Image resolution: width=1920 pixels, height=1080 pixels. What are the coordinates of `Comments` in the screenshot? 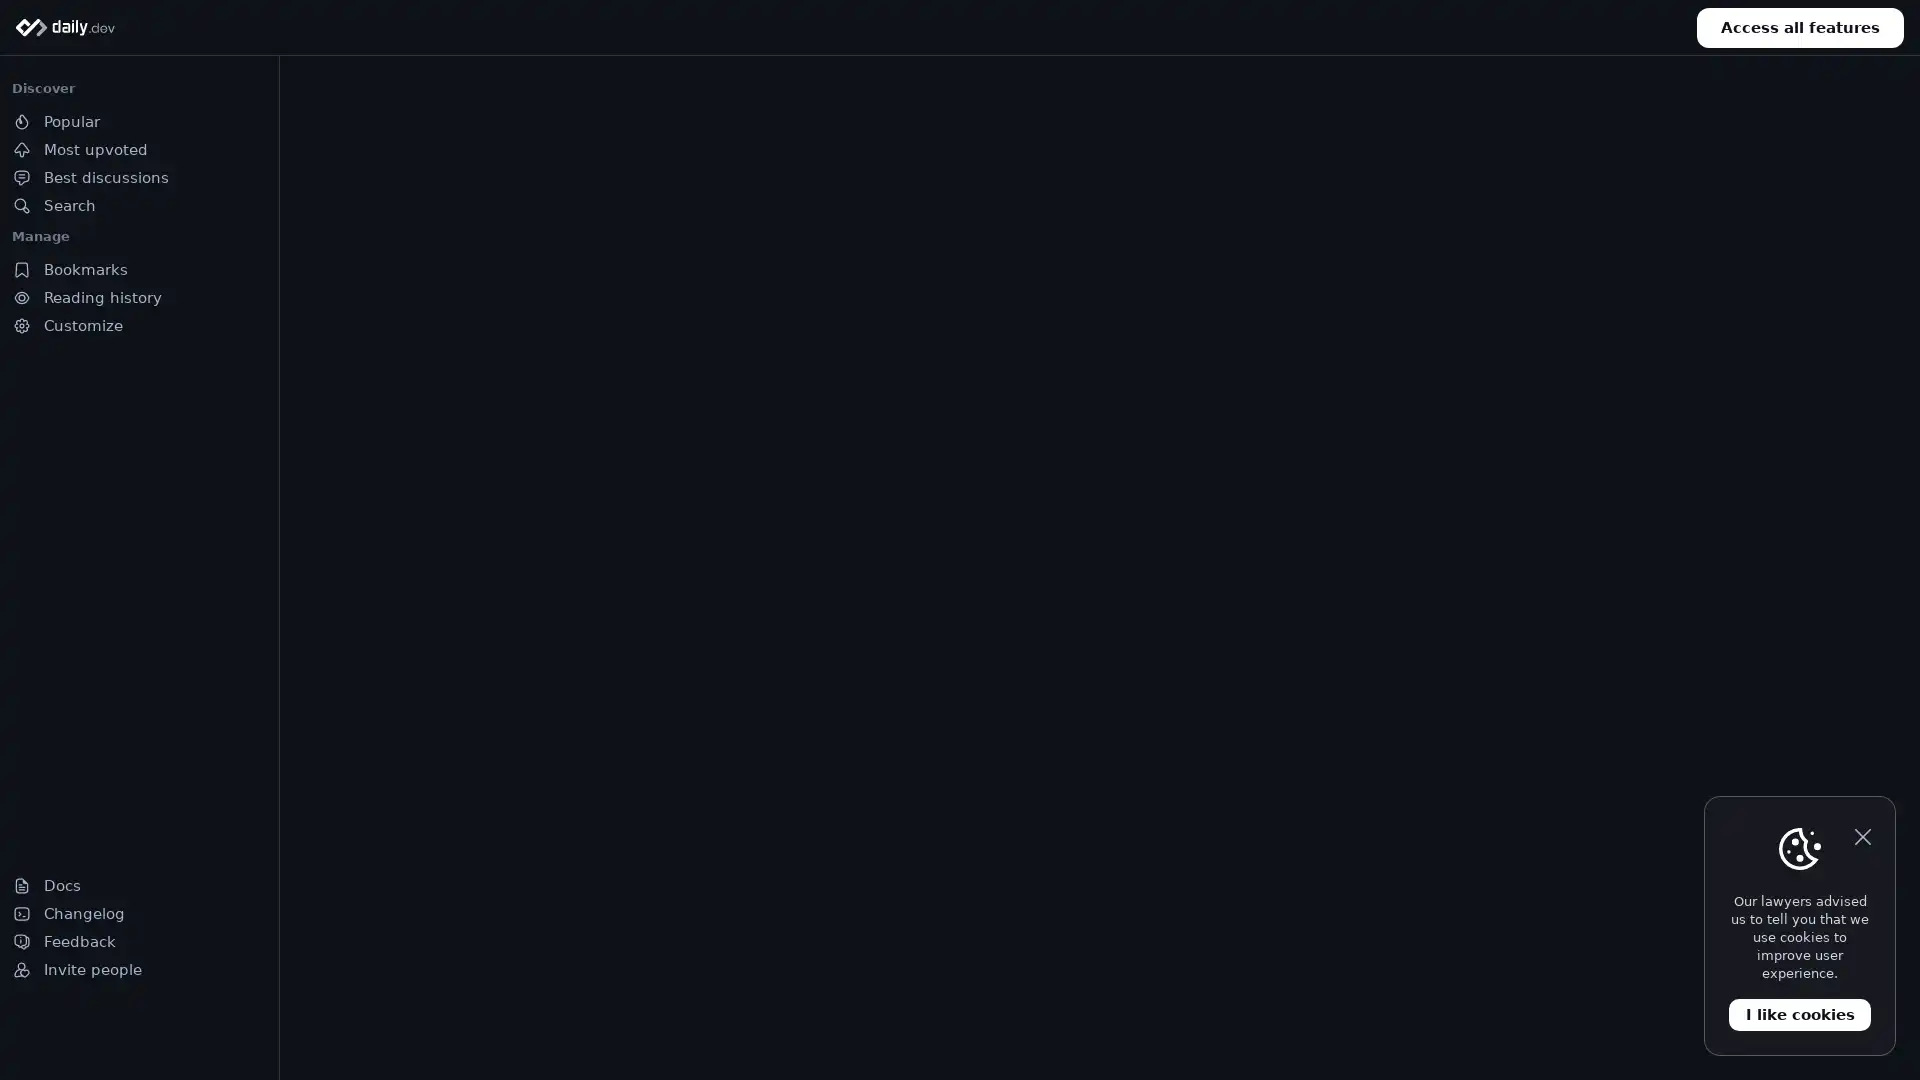 It's located at (922, 975).